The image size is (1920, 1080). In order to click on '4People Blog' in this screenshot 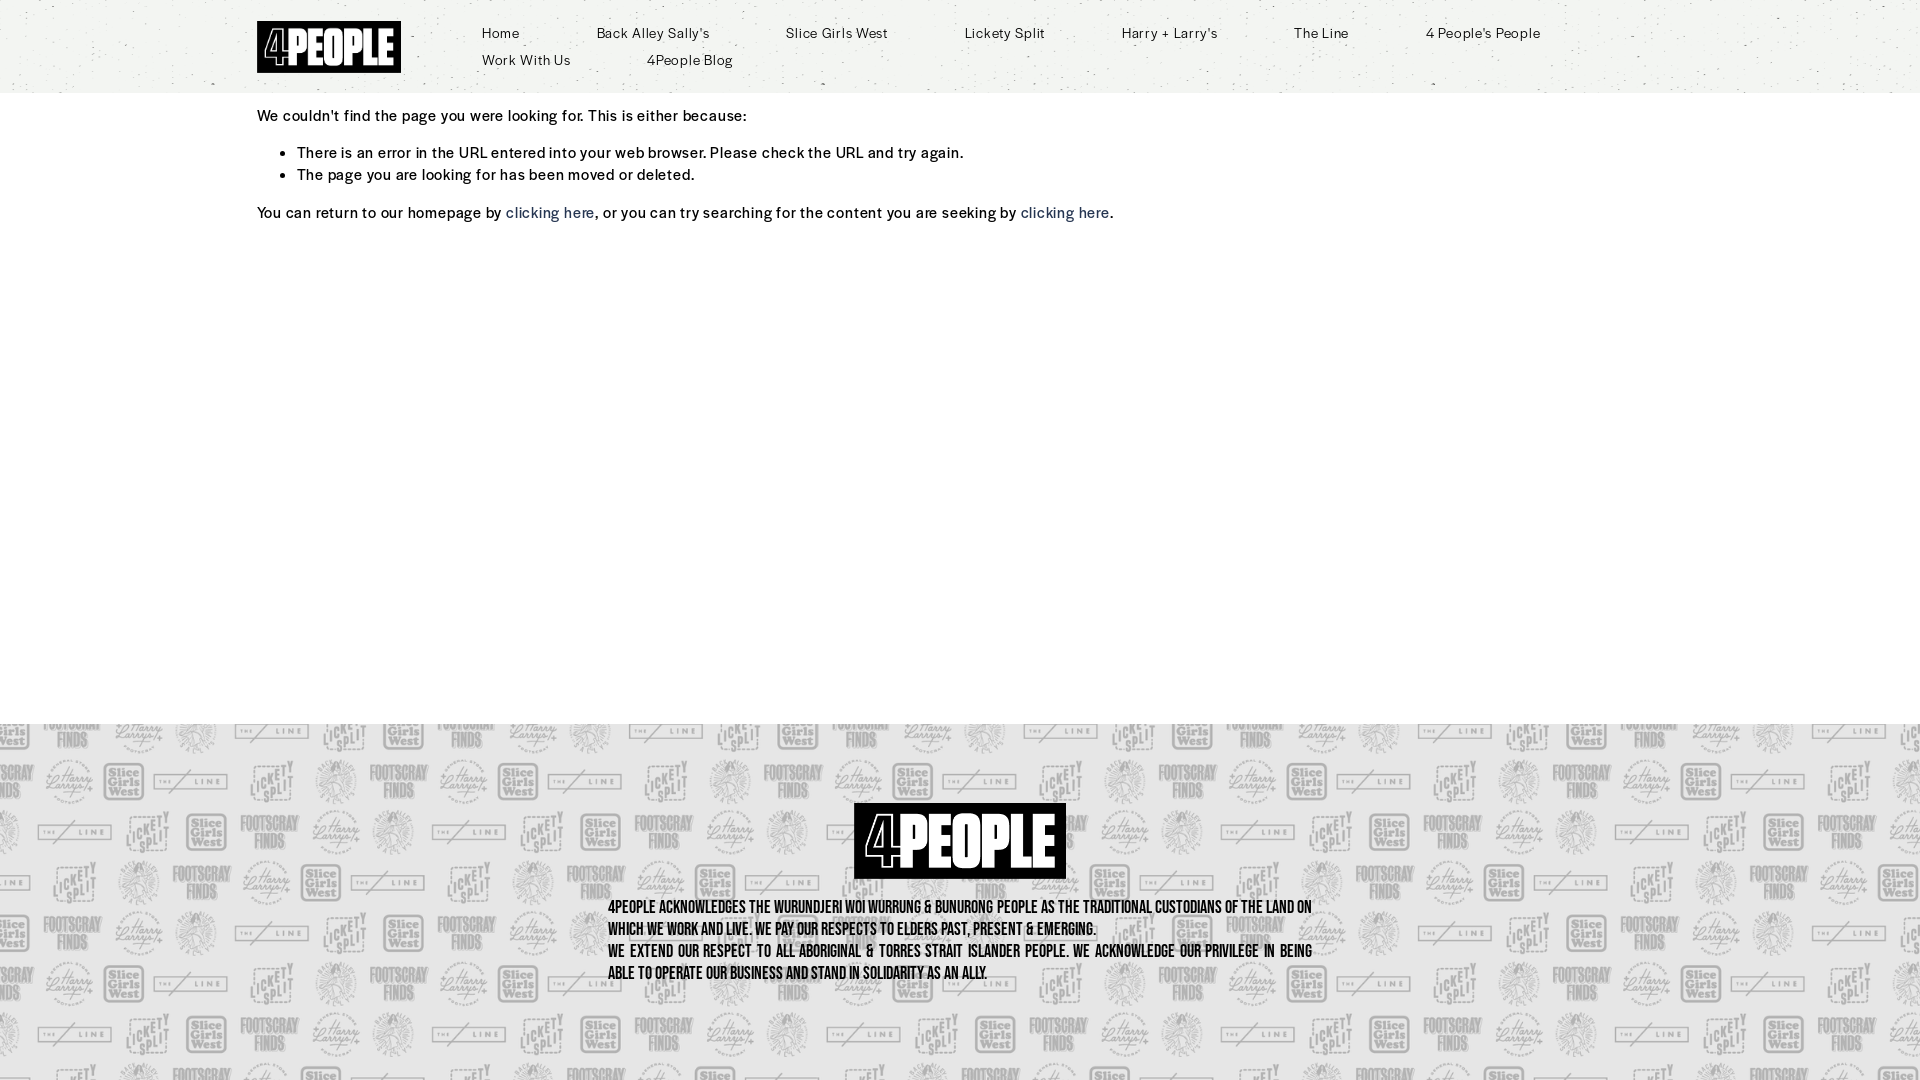, I will do `click(690, 59)`.